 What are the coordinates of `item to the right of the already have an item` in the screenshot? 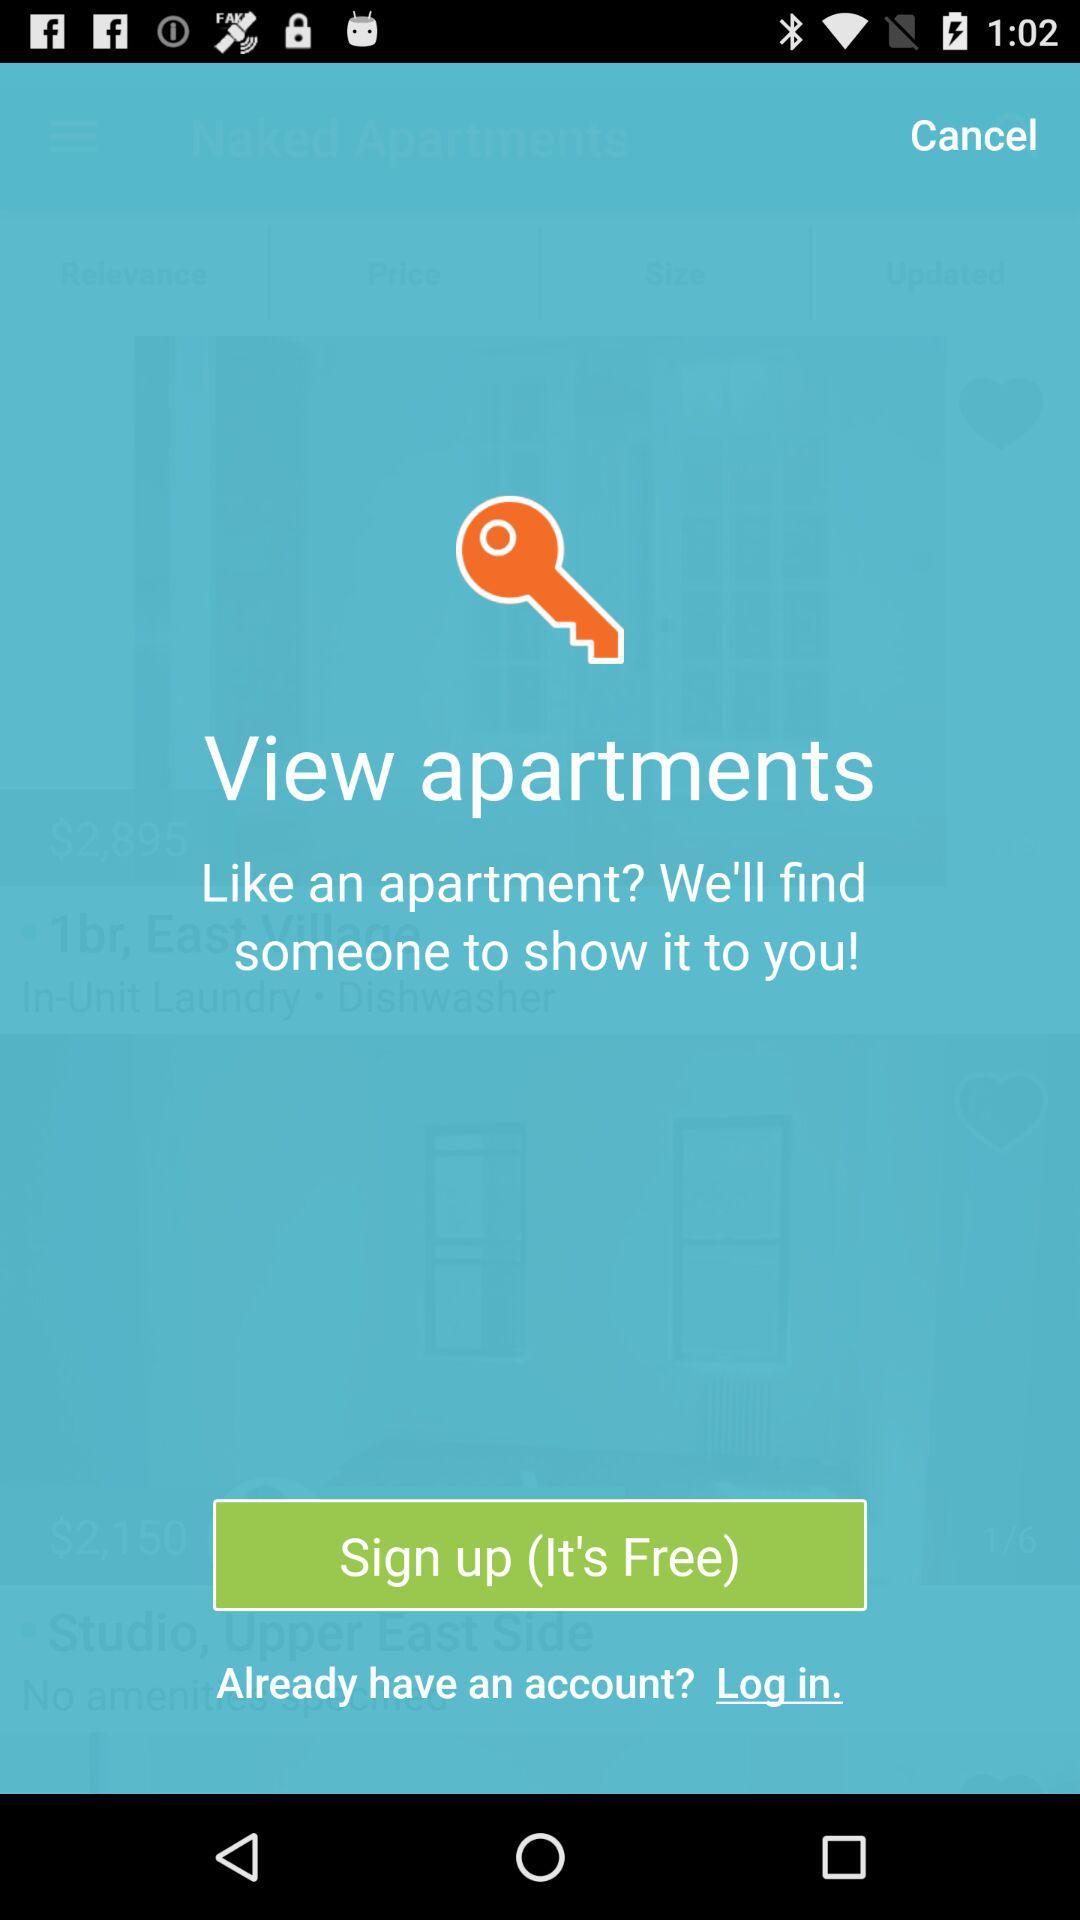 It's located at (778, 1680).